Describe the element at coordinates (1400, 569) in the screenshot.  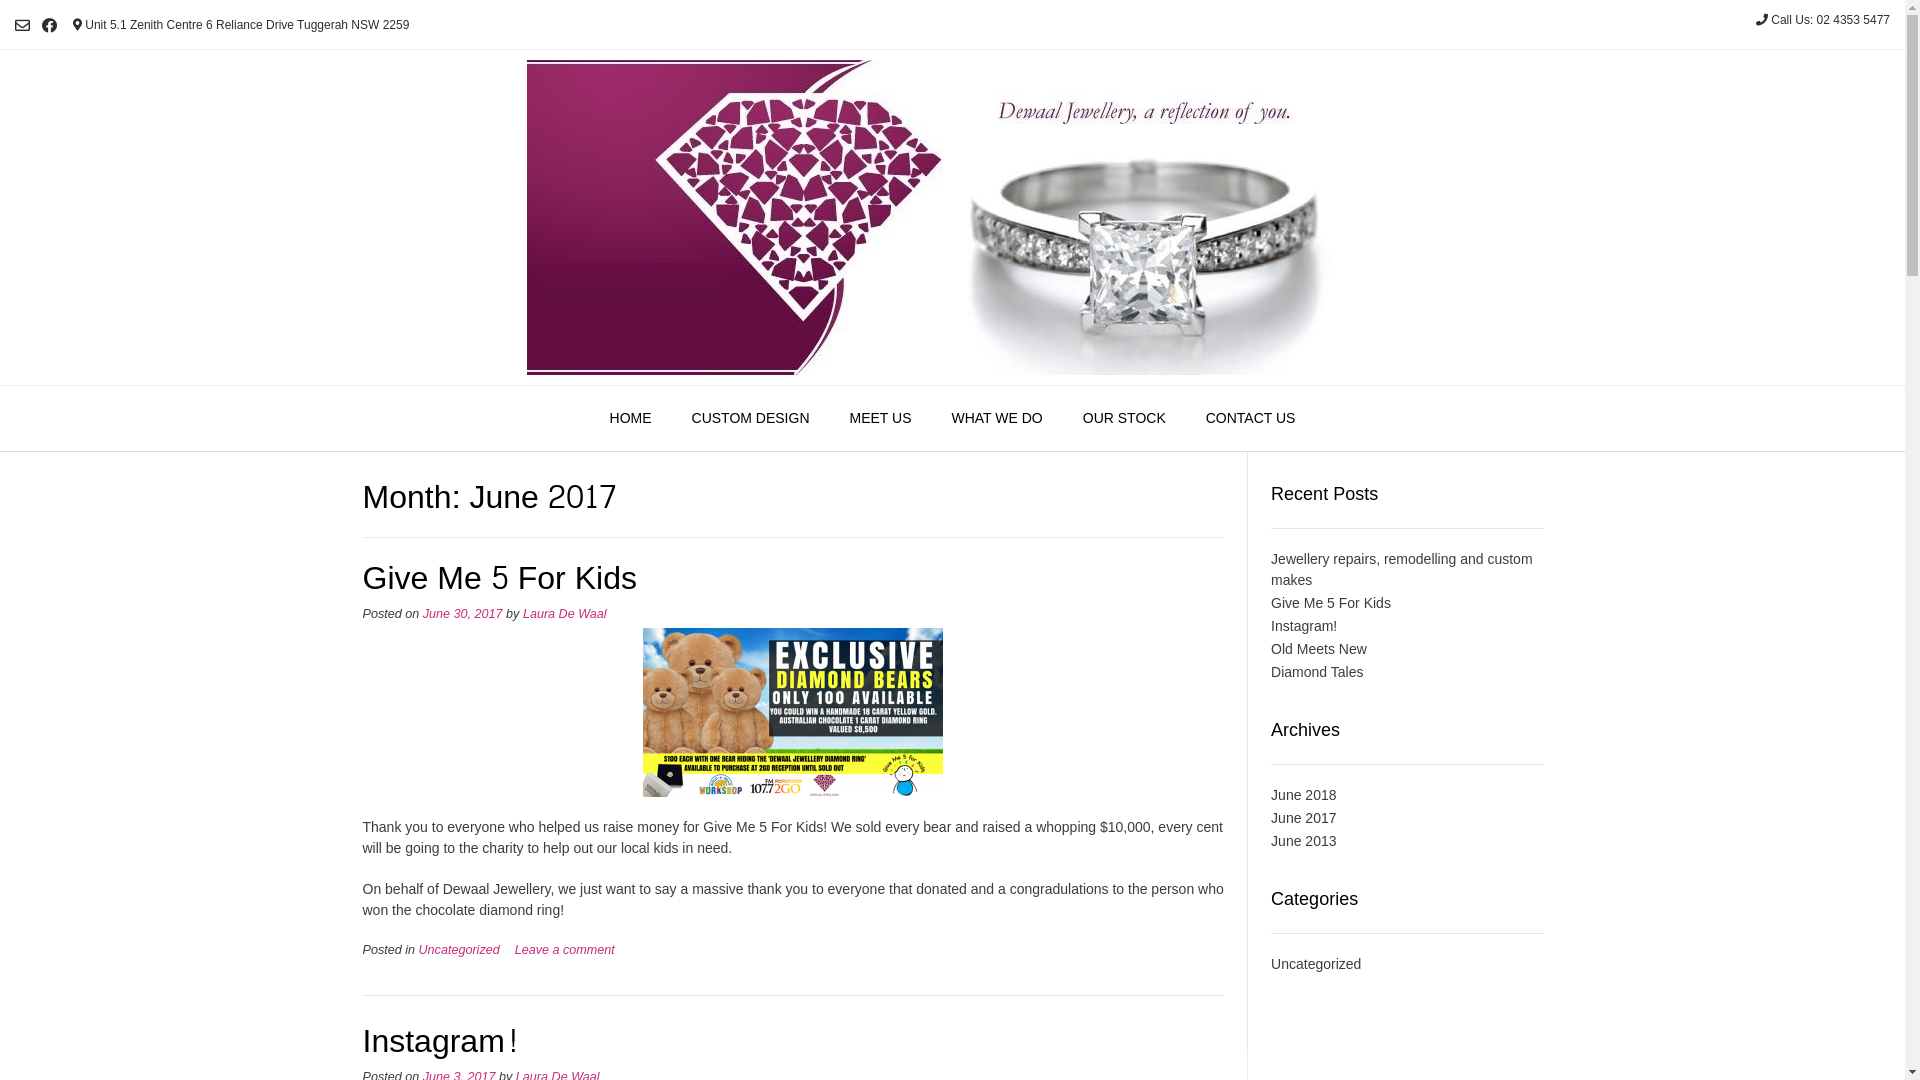
I see `'Jewellery repairs, remodelling and custom makes'` at that location.